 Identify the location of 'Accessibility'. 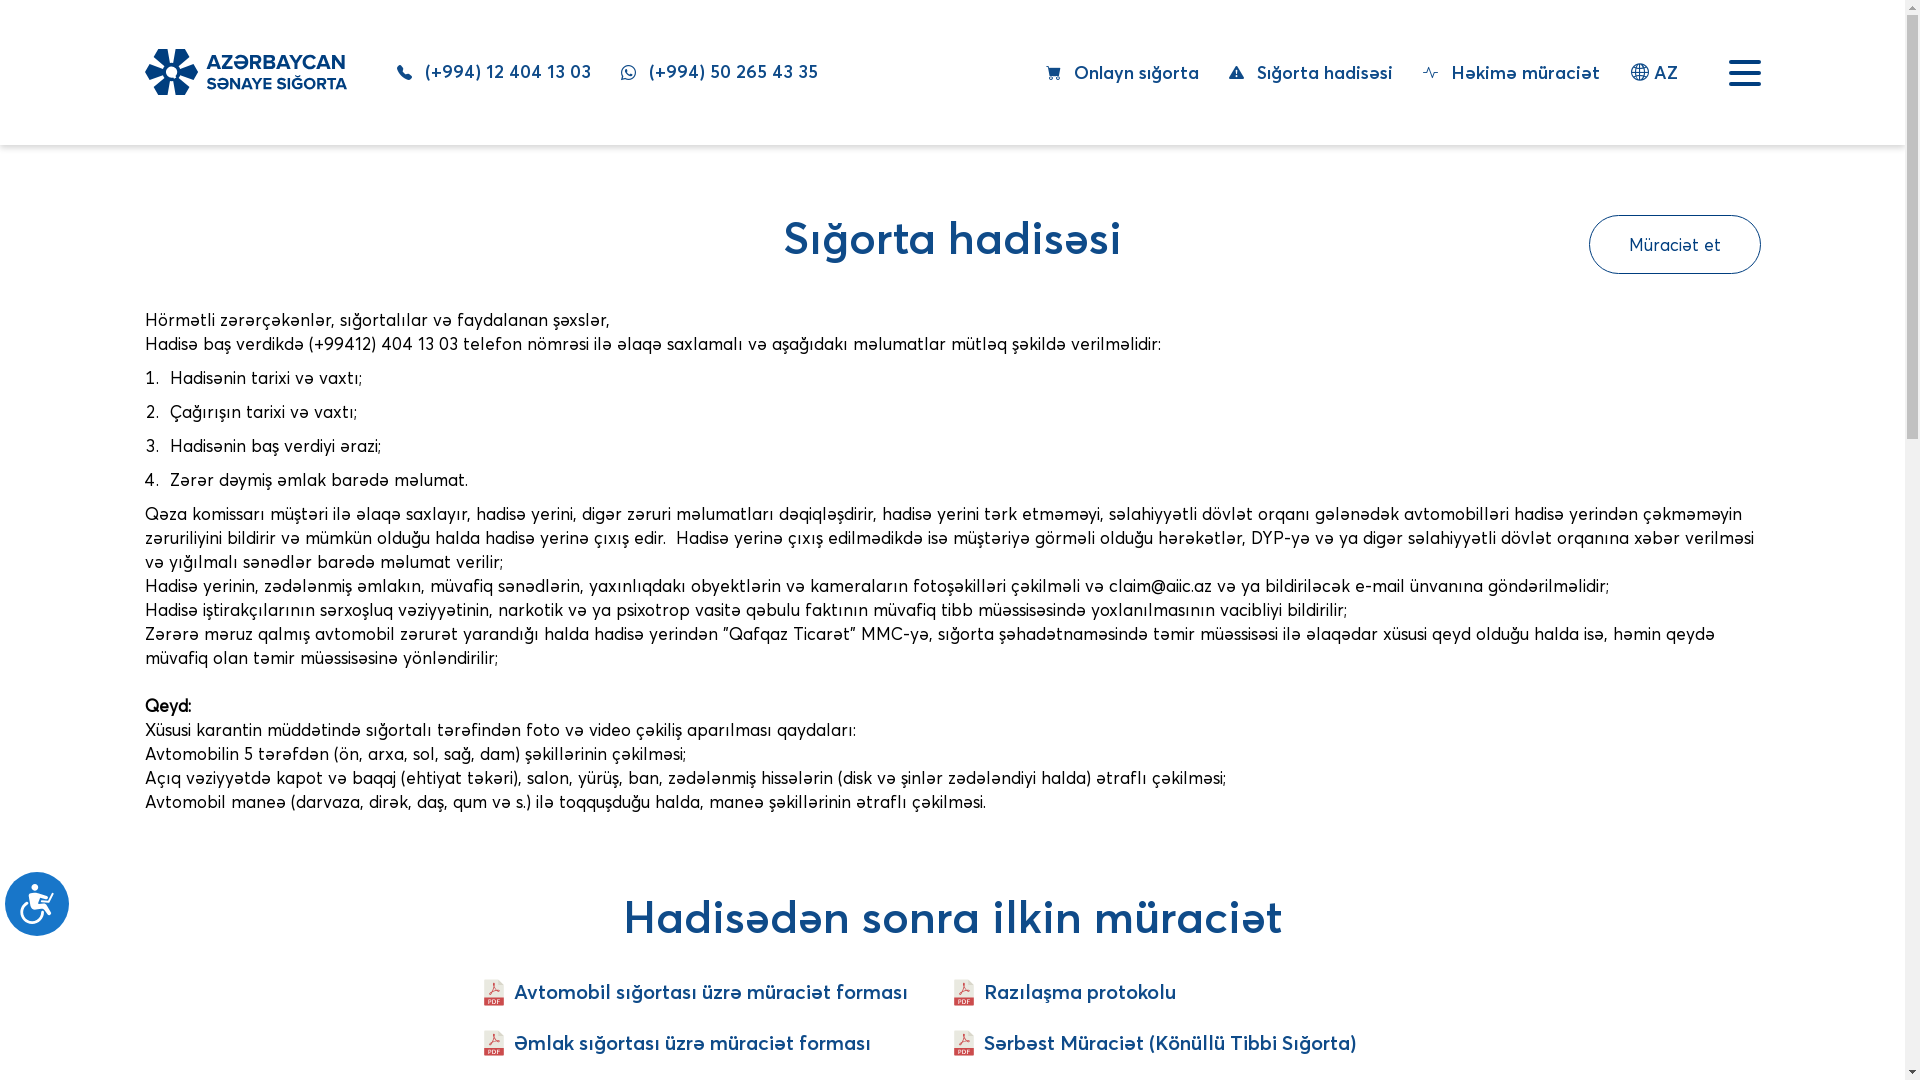
(4, 911).